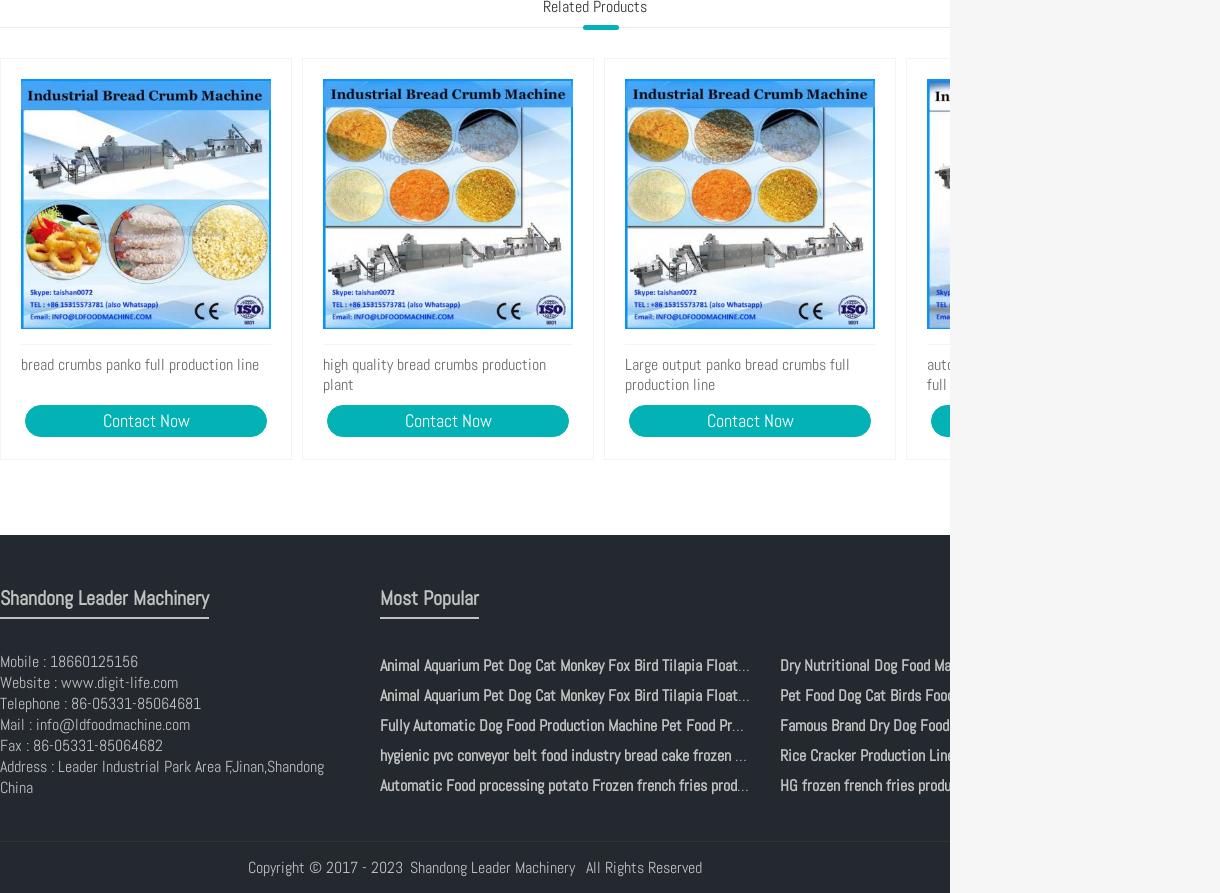 The image size is (1220, 893). Describe the element at coordinates (641, 866) in the screenshot. I see `'All Rights Reserved'` at that location.